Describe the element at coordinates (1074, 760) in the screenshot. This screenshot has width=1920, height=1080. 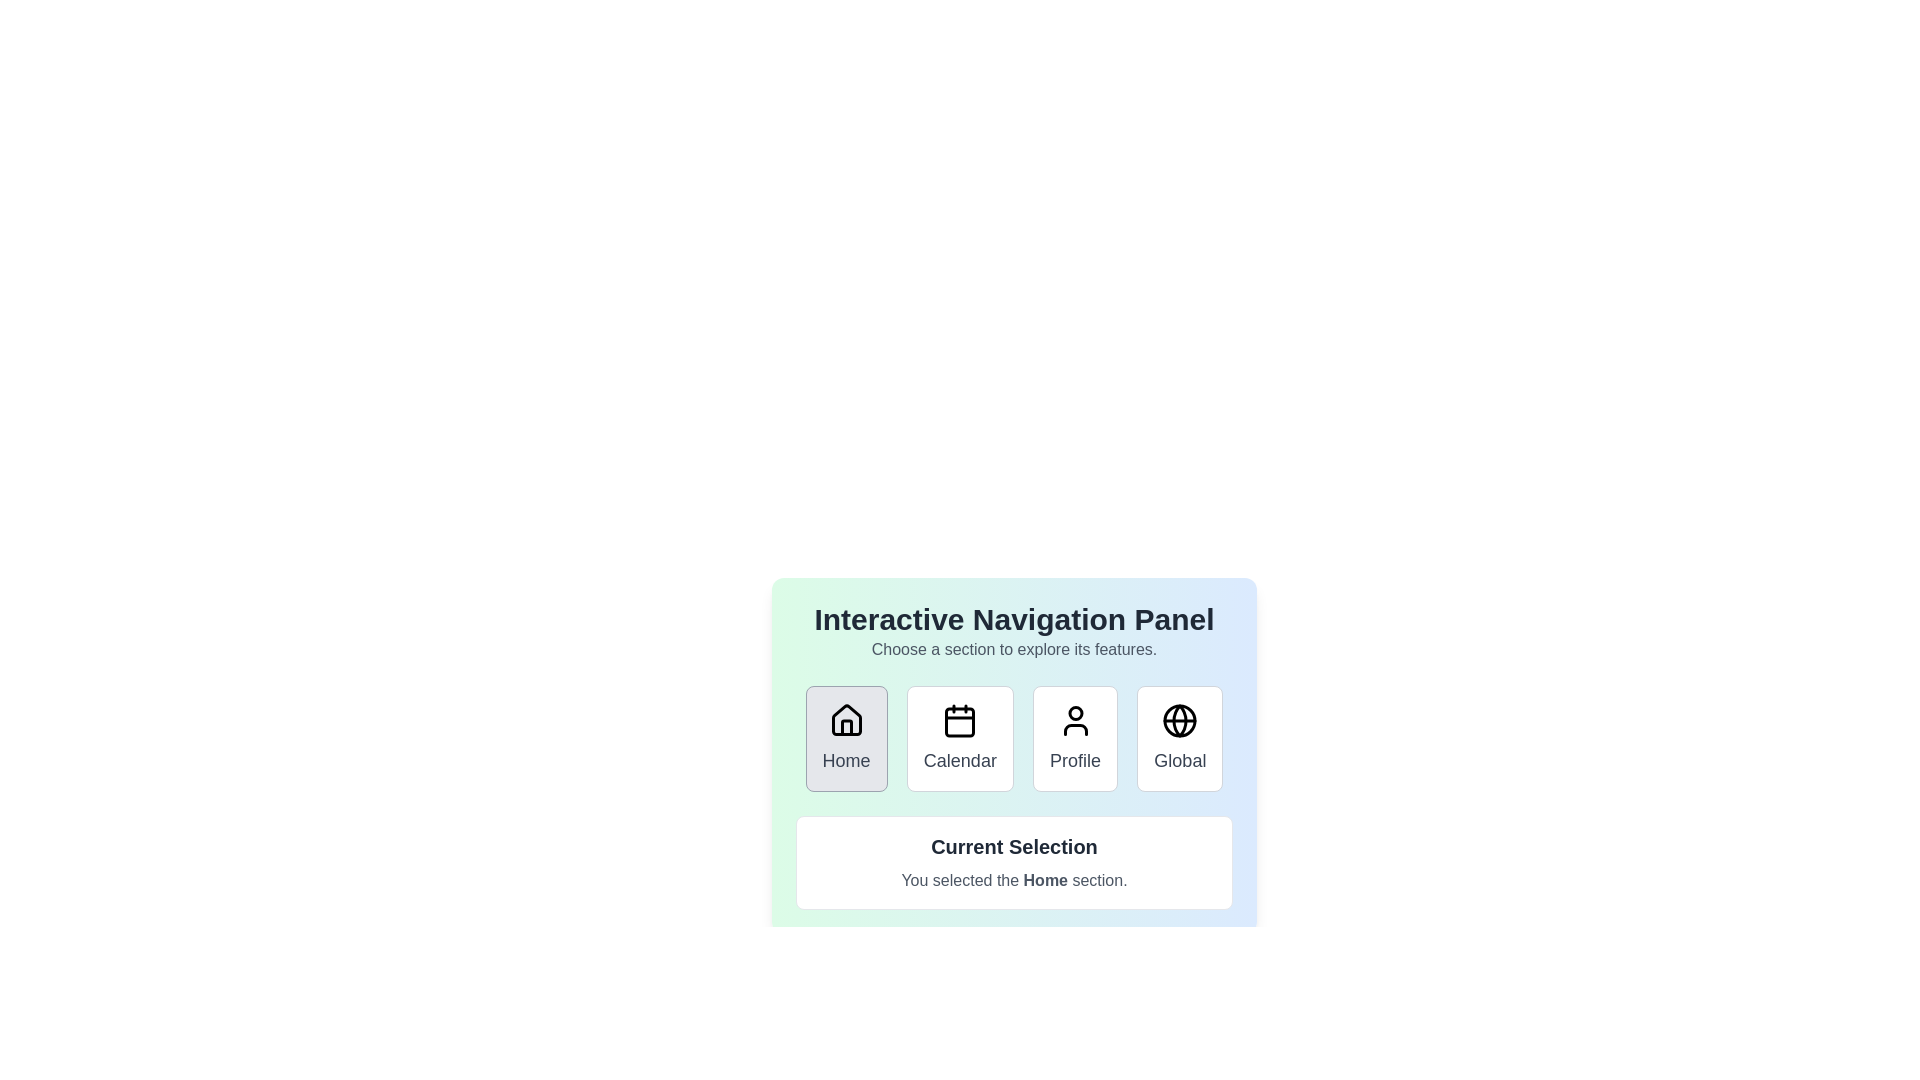
I see `the 'Profile' text label in the navigation panel, which is the third section following 'Home' and 'Calendar'` at that location.